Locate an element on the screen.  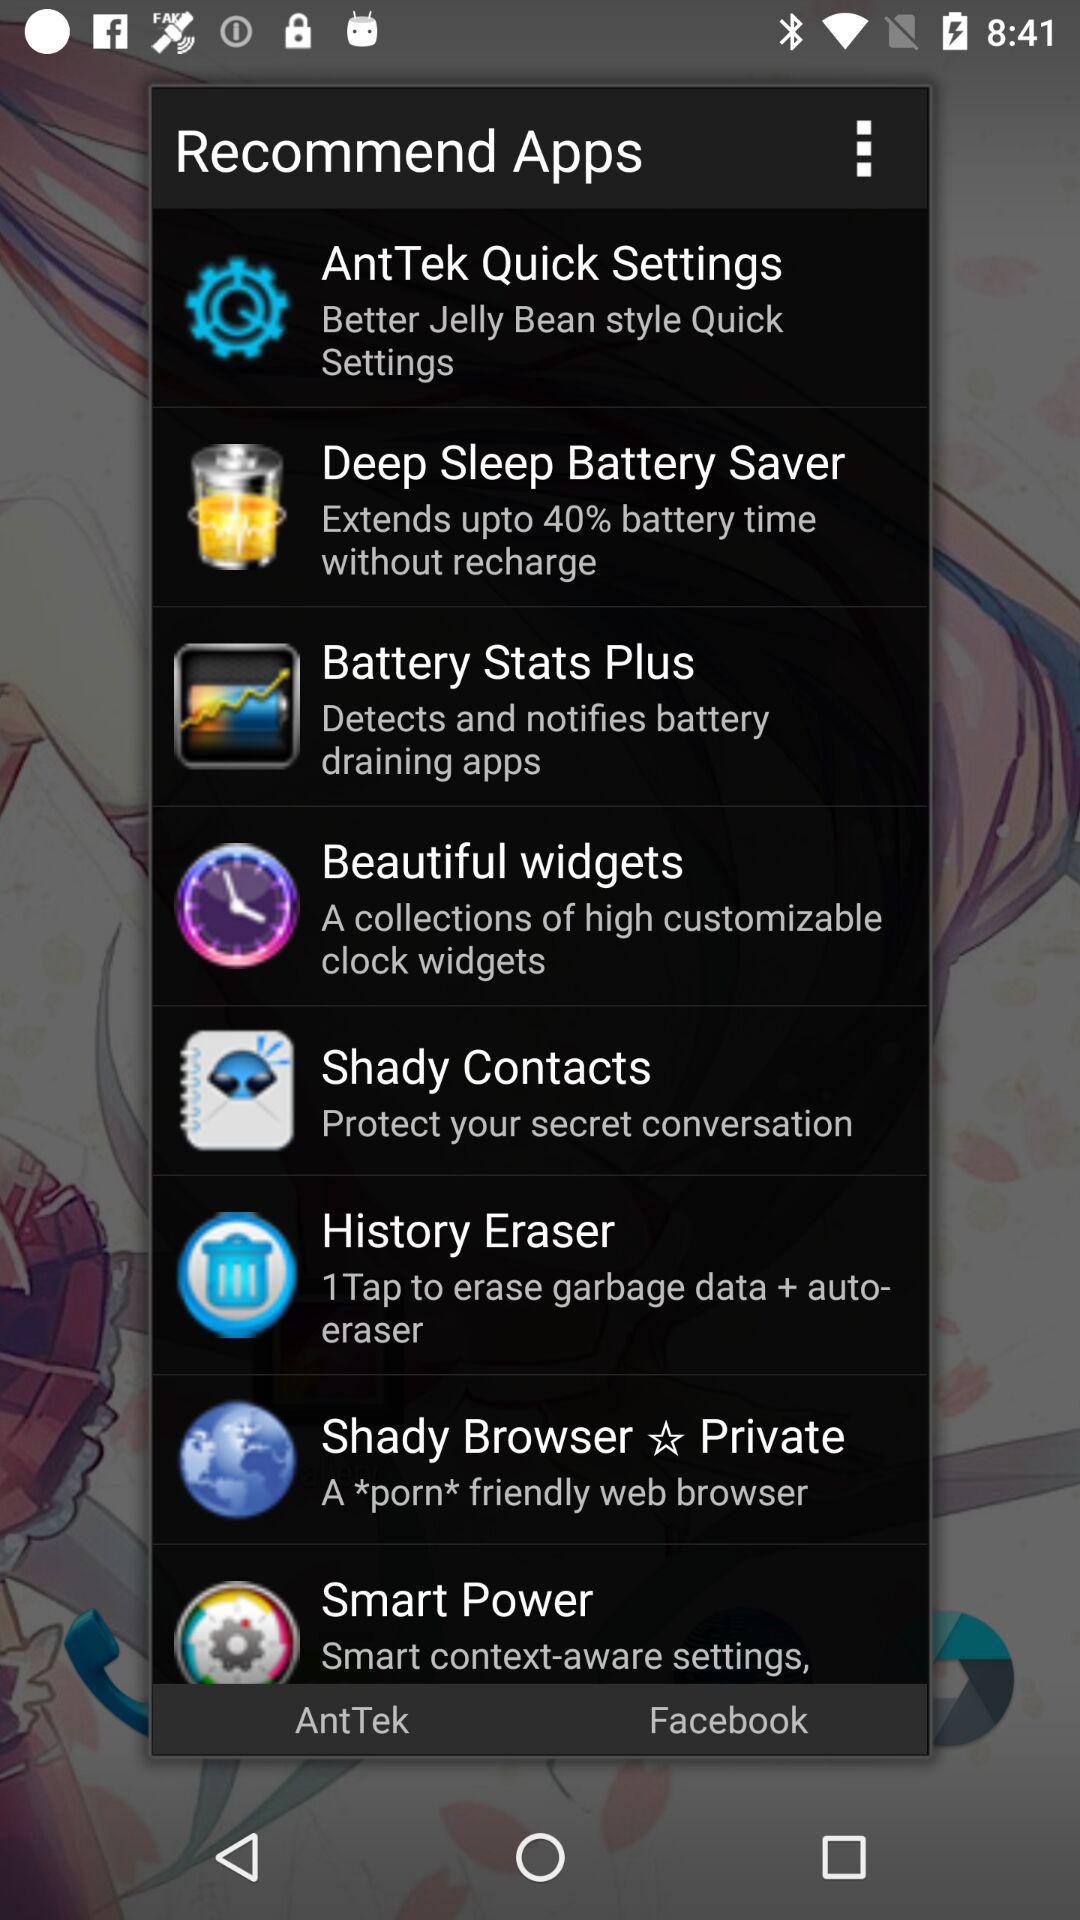
the app above deep sleep battery icon is located at coordinates (612, 339).